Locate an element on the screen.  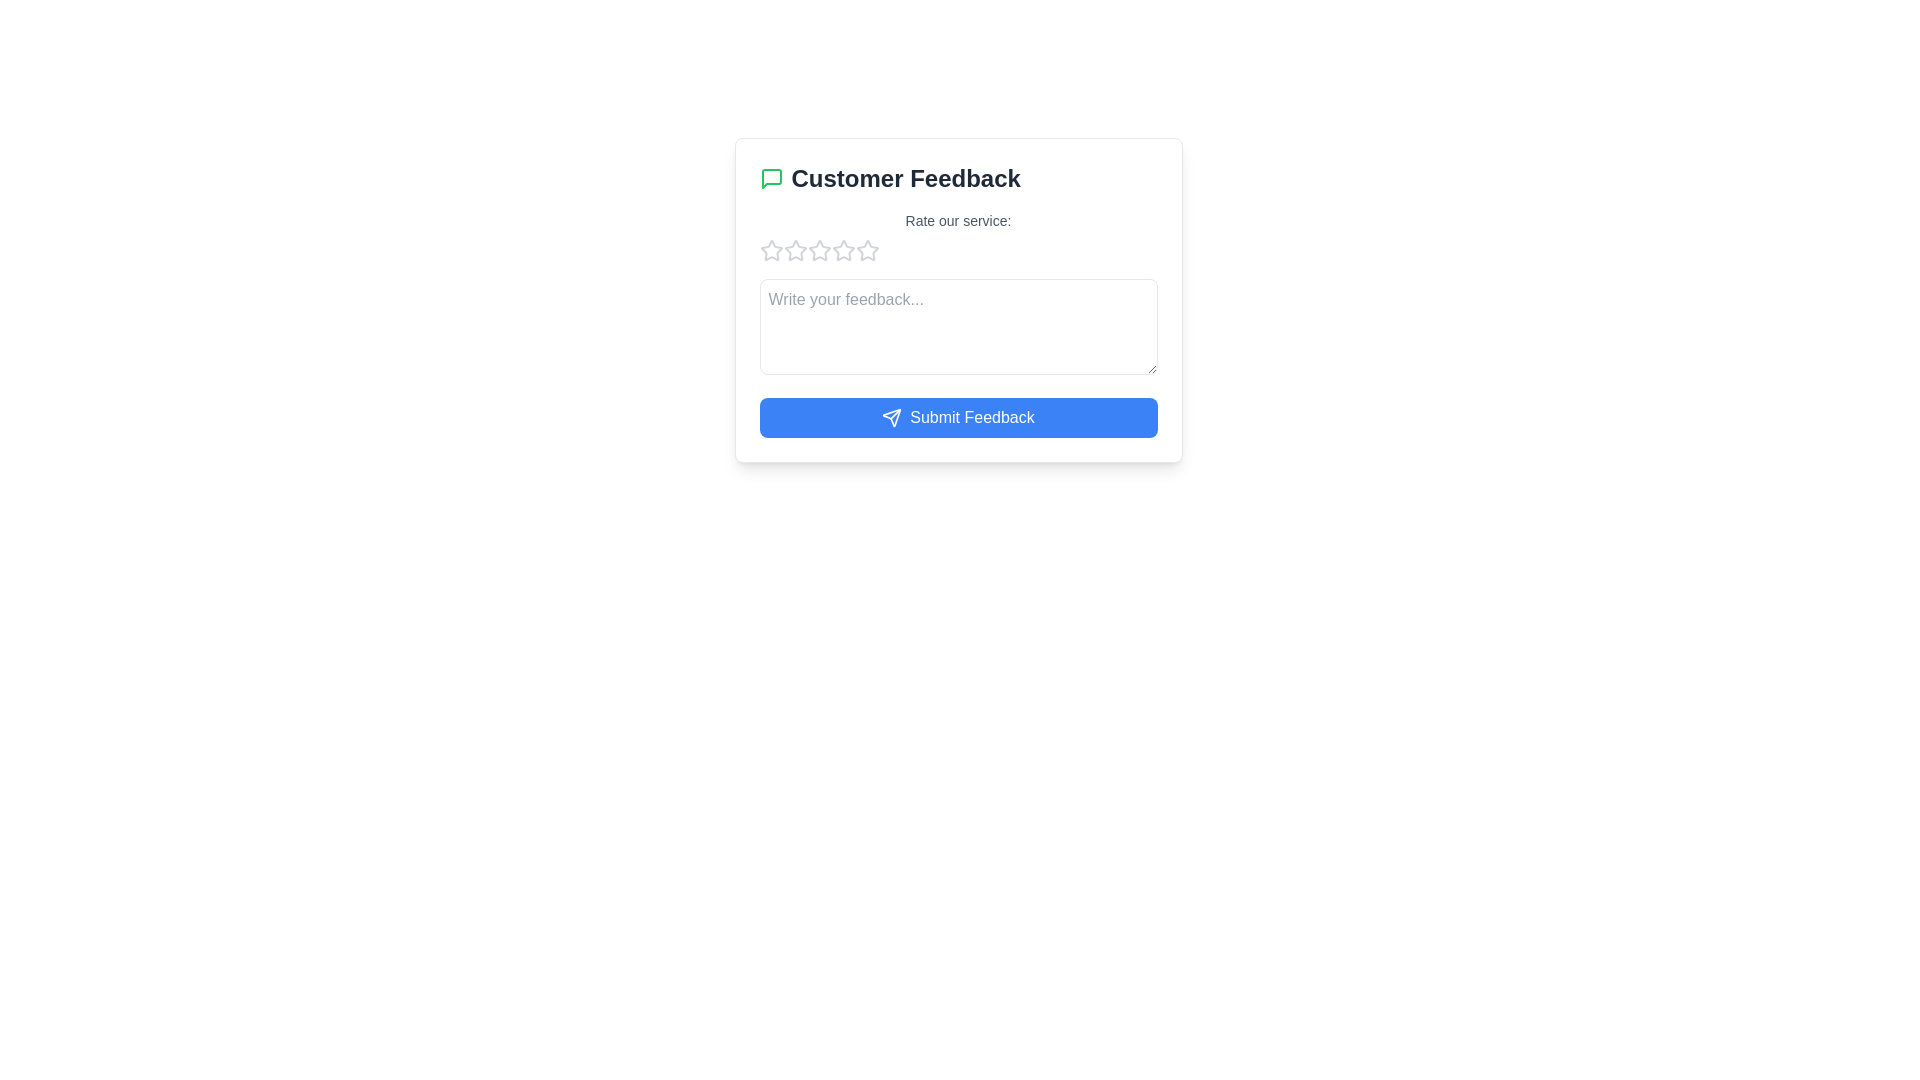
the static text label that indicates to the user they are to rate the service, positioned above the star rating interface in the feedback form is located at coordinates (957, 220).